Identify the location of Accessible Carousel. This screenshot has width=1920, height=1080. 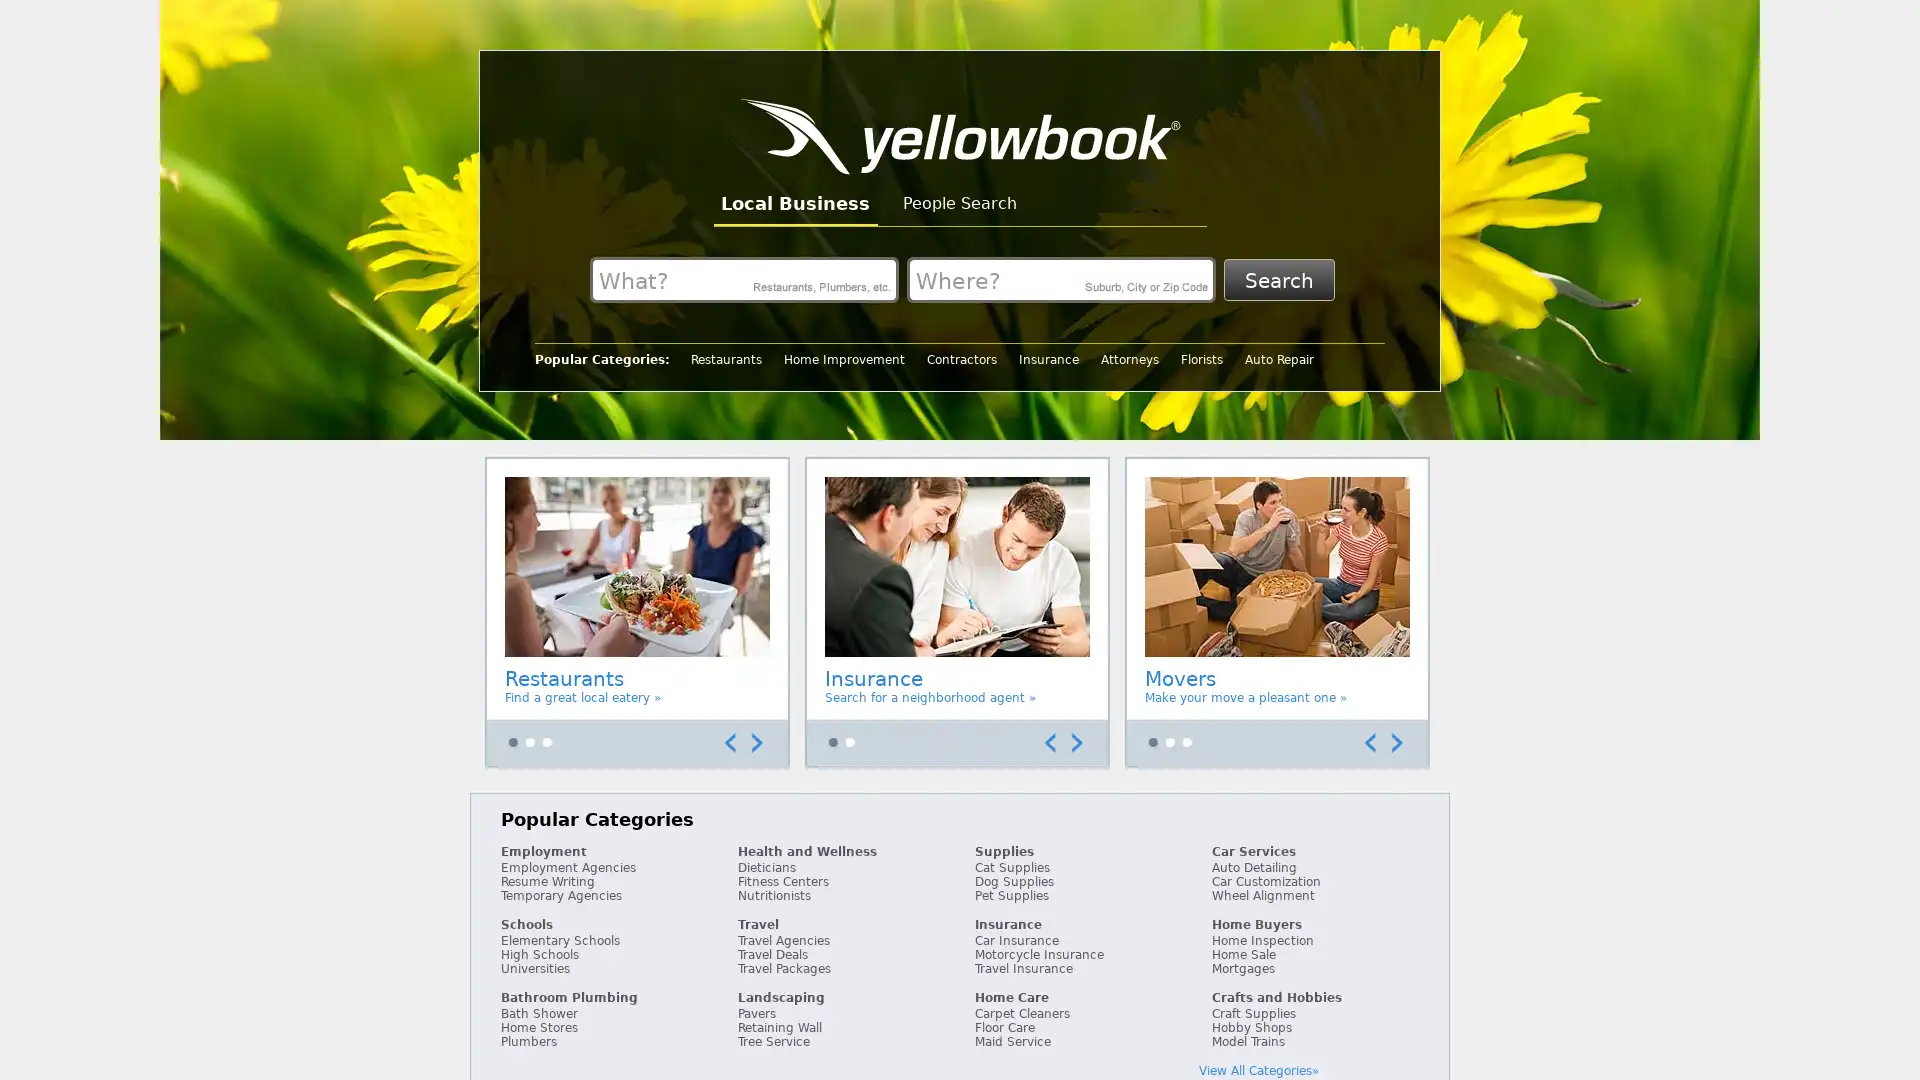
(487, 459).